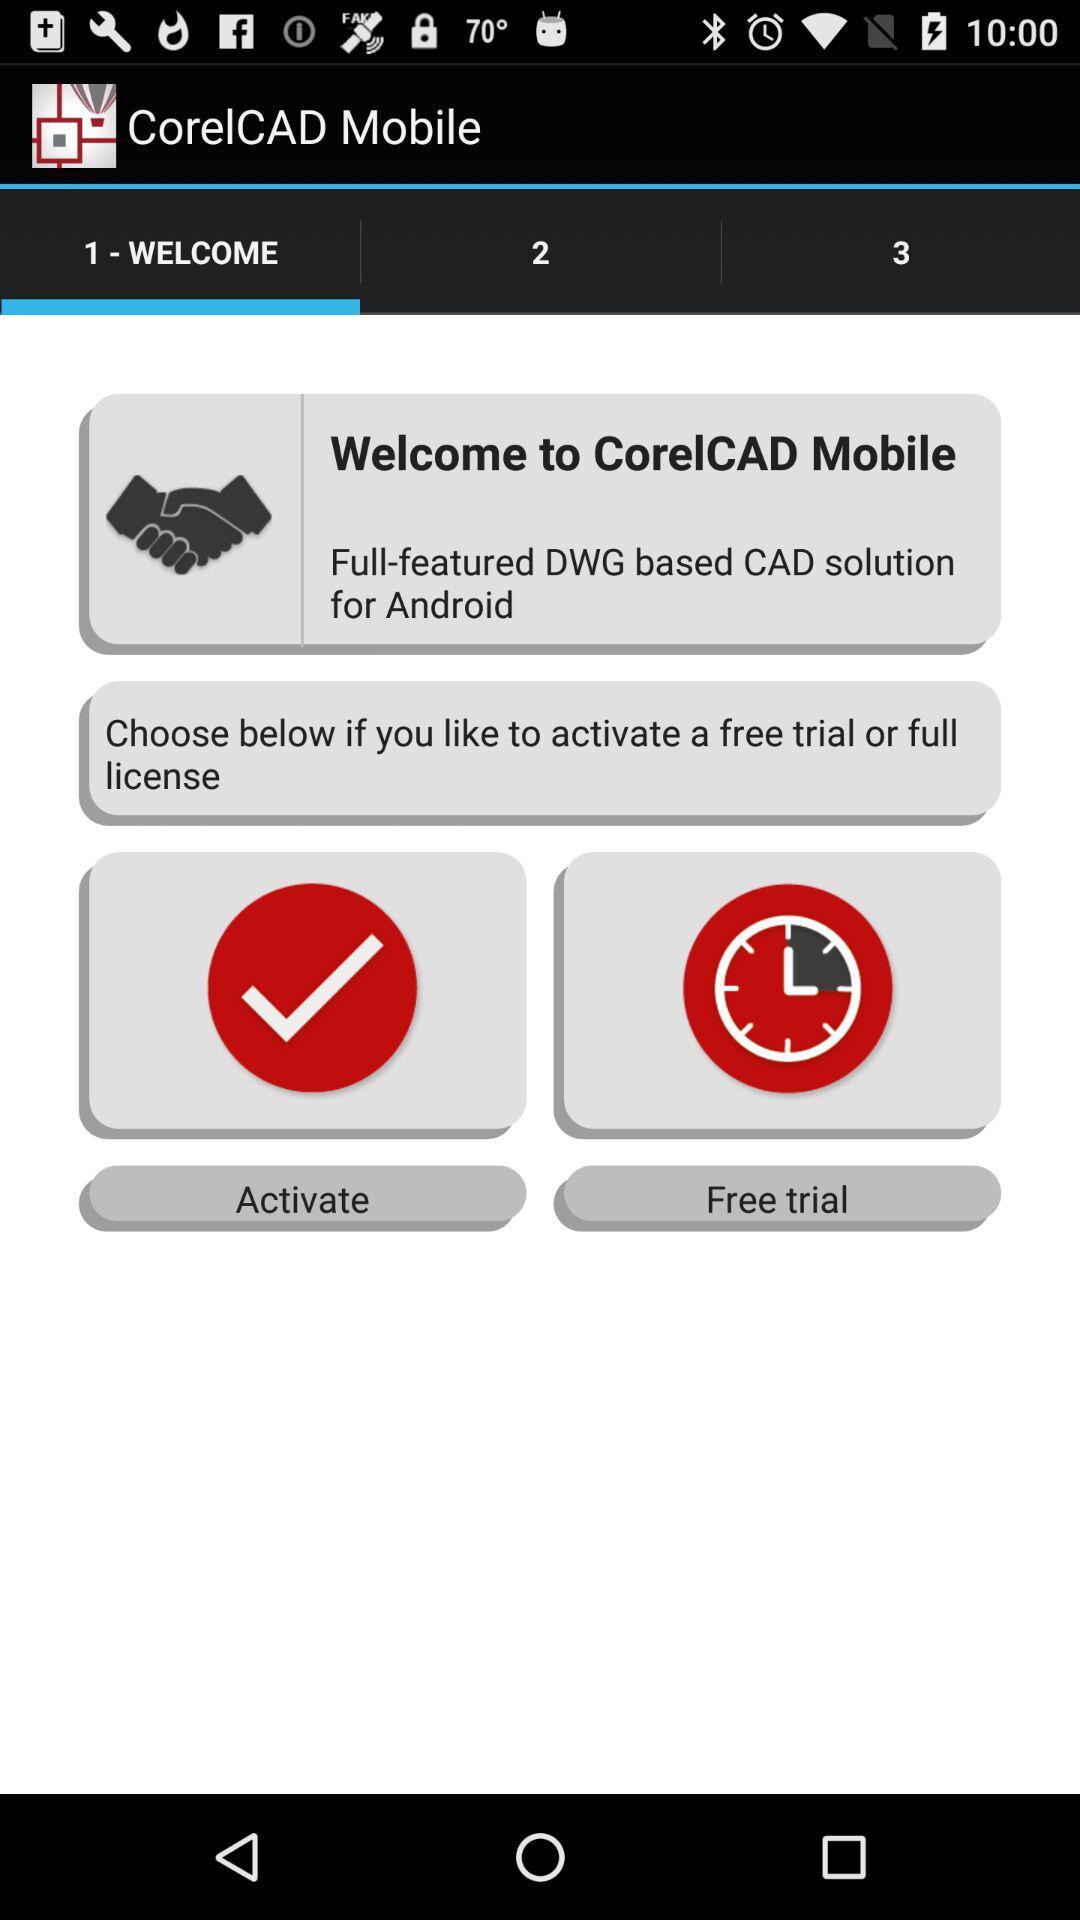 This screenshot has height=1920, width=1080. I want to click on the first image from left, so click(303, 995).